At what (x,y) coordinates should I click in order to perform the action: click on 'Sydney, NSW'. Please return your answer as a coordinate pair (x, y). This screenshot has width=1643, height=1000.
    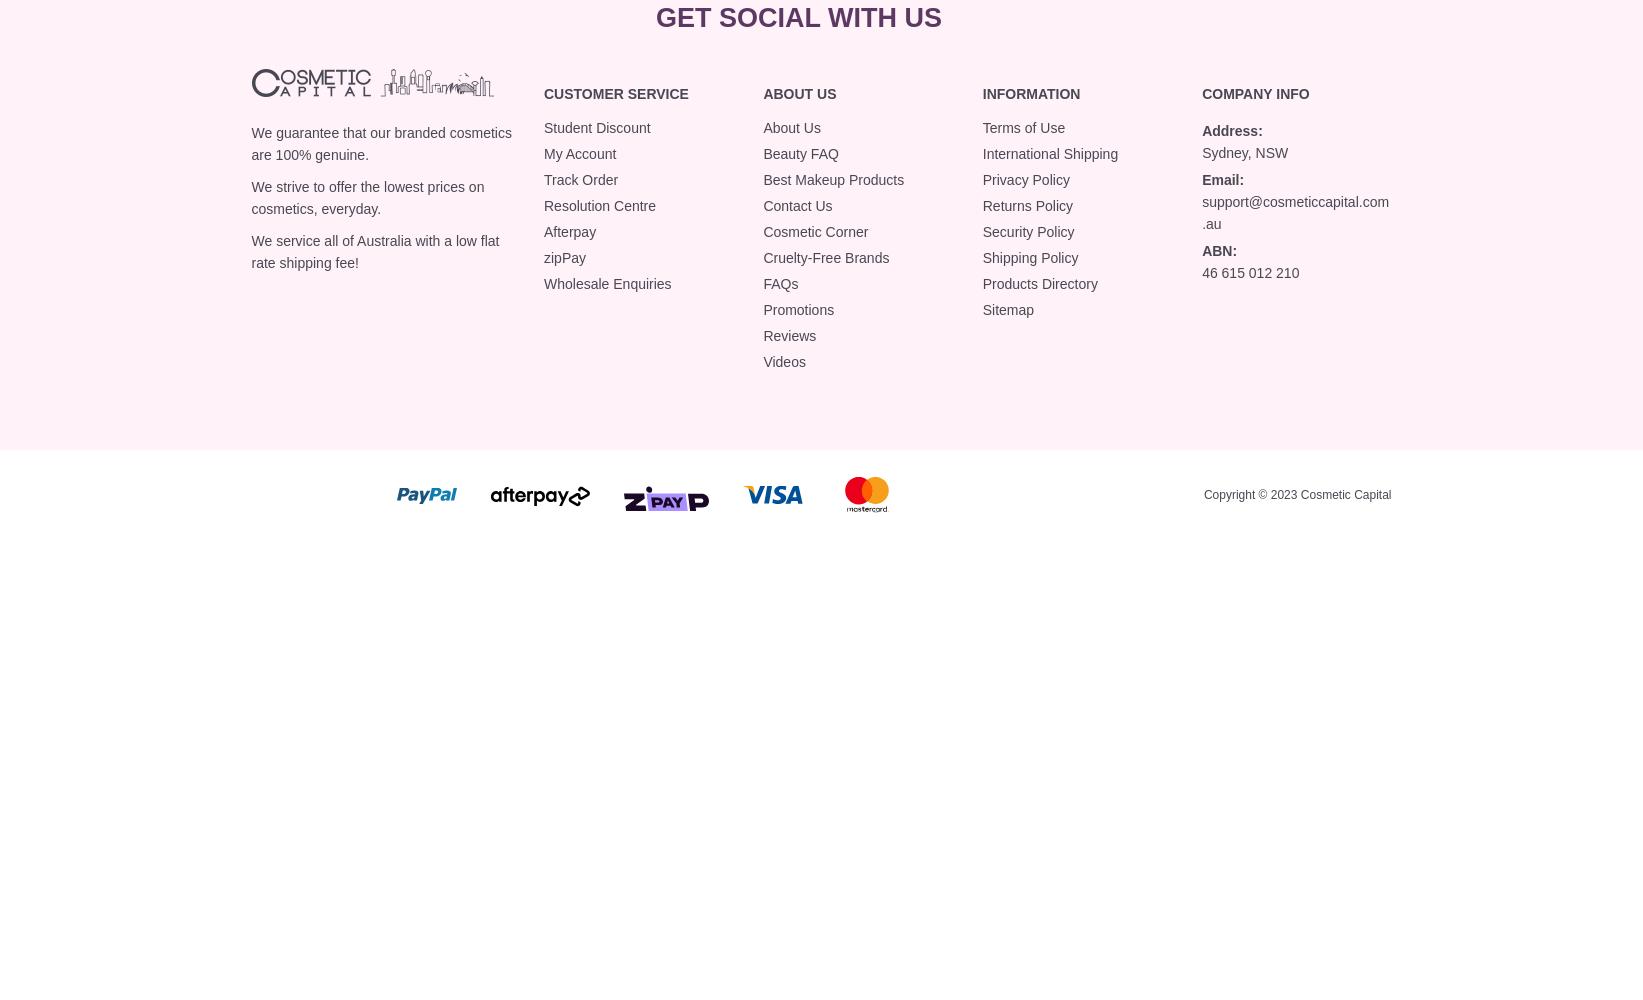
    Looking at the image, I should click on (1244, 152).